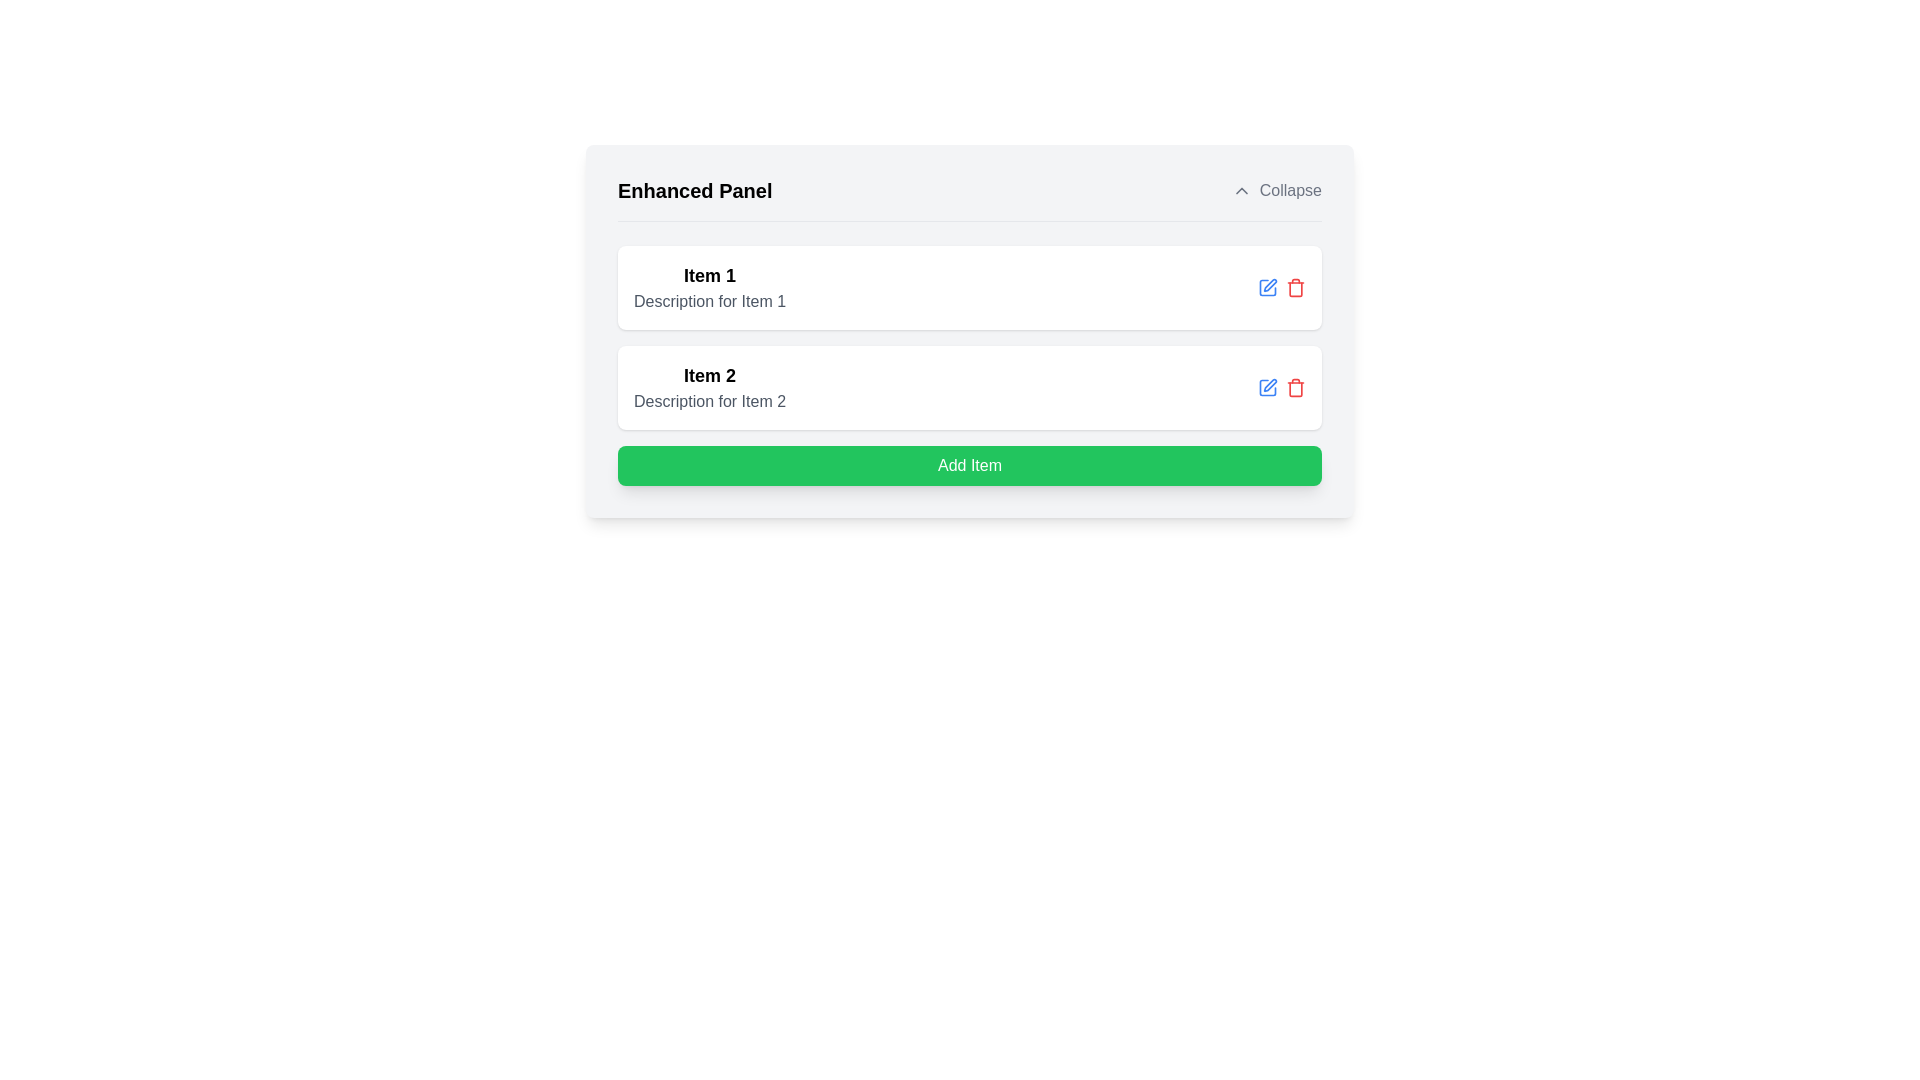 Image resolution: width=1920 pixels, height=1080 pixels. I want to click on the Chevron Up icon located before the text 'Collapse' in the top-right corner of the interface header, so click(1240, 191).